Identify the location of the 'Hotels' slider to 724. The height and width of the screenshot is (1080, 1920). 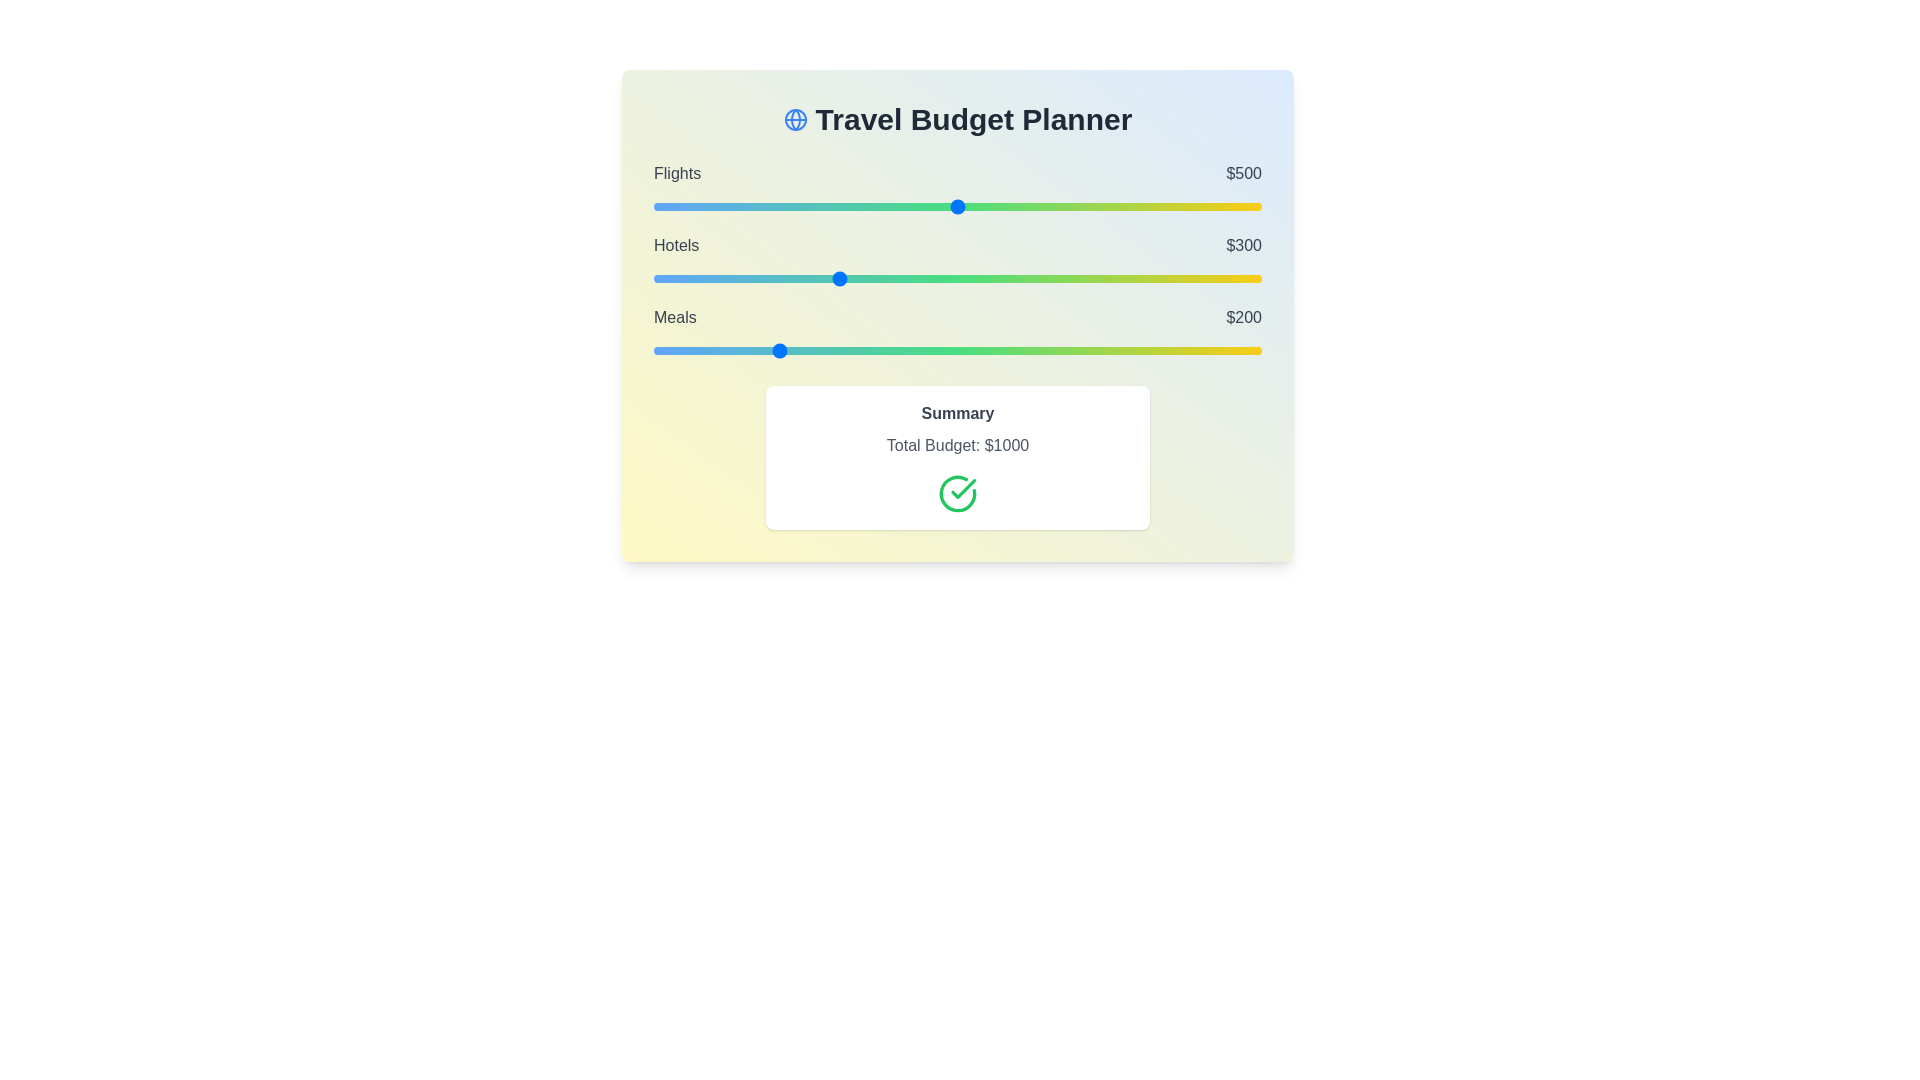
(1093, 278).